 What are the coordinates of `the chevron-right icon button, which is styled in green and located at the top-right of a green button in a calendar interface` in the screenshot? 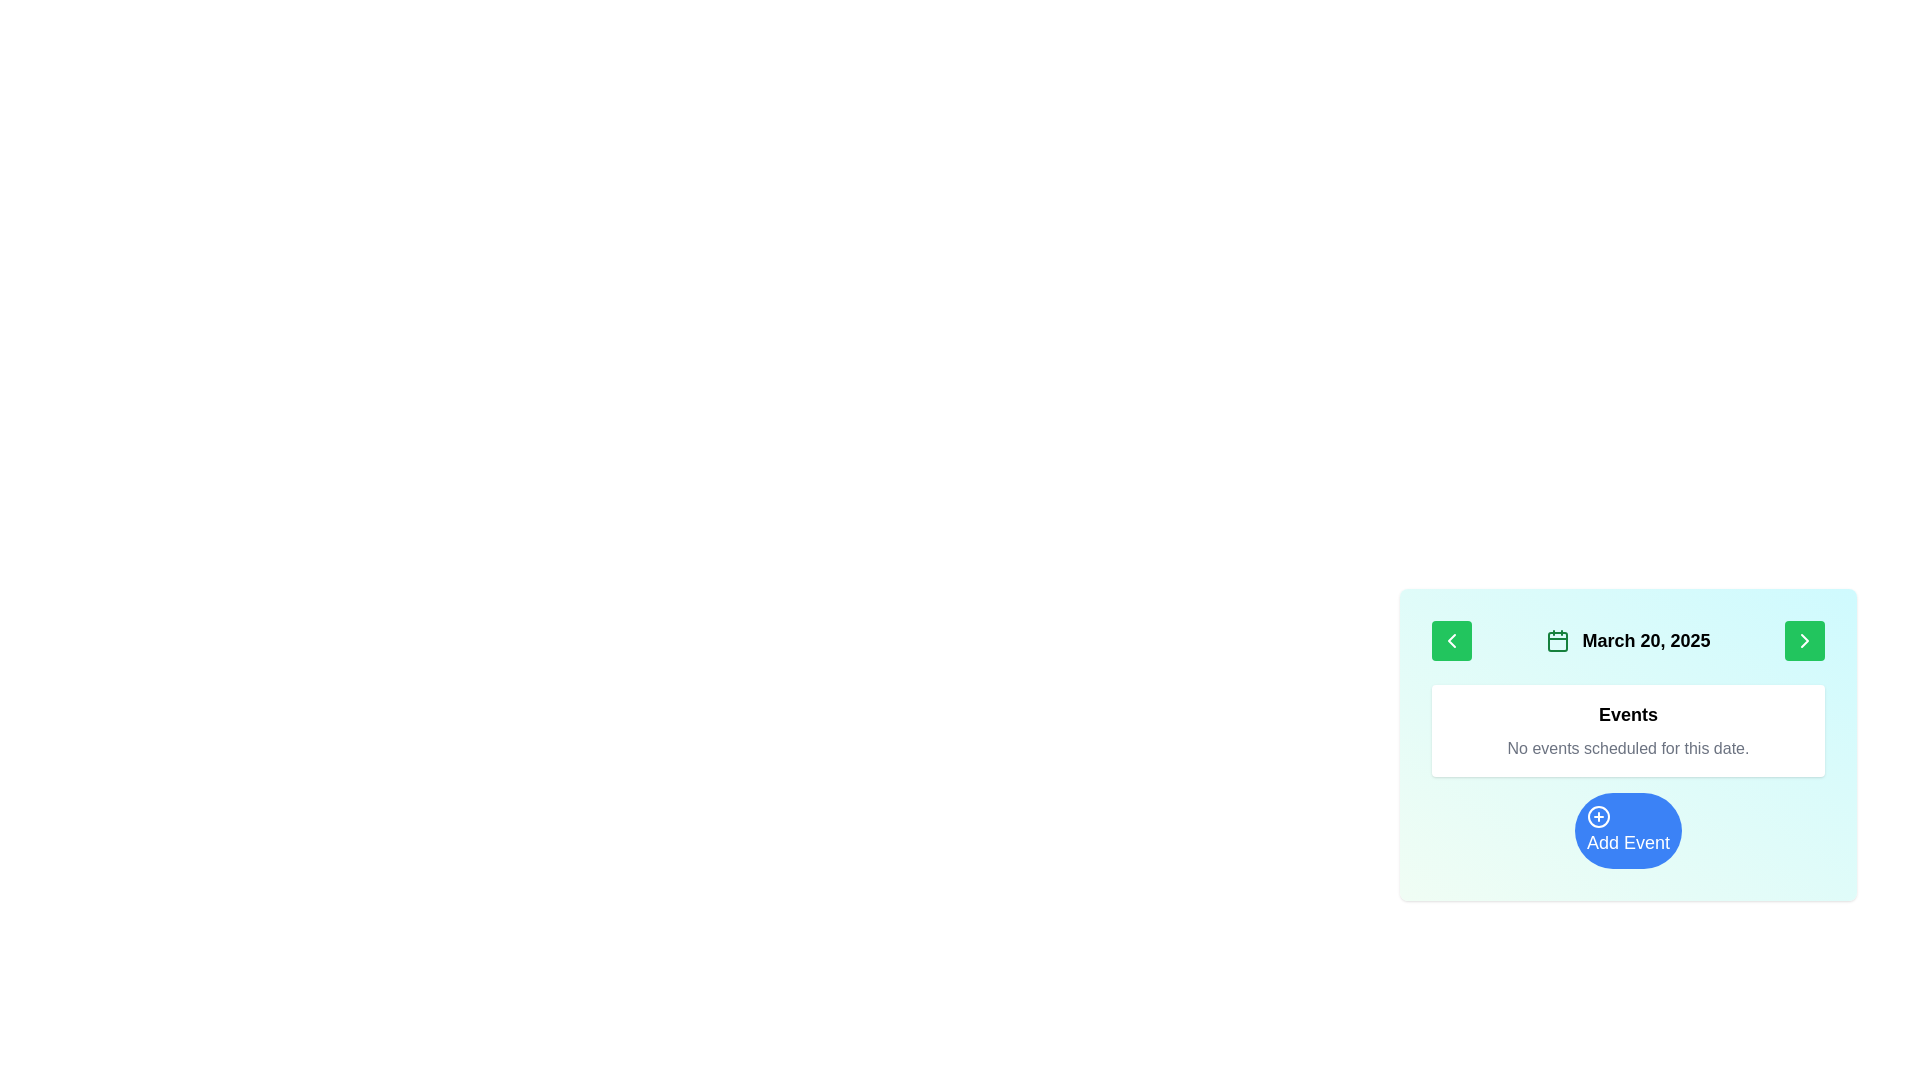 It's located at (1804, 640).